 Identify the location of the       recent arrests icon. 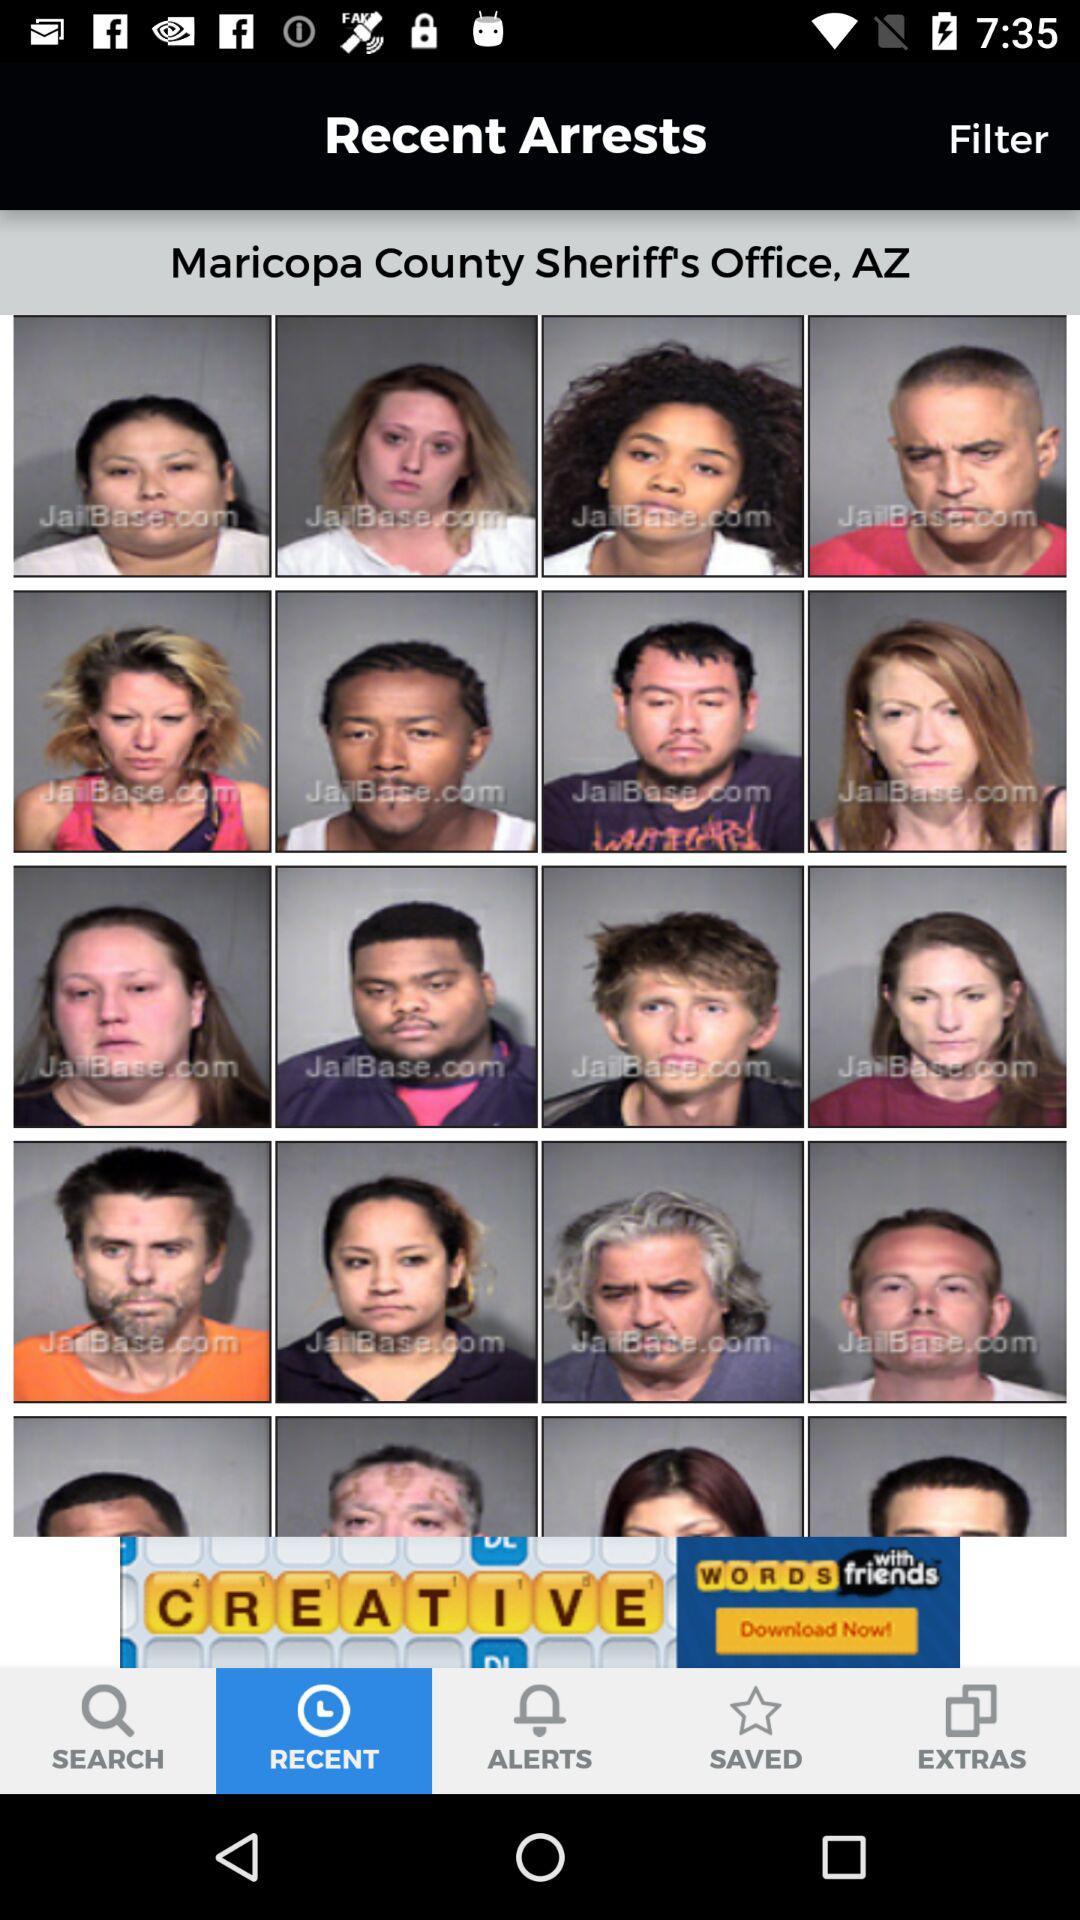
(479, 134).